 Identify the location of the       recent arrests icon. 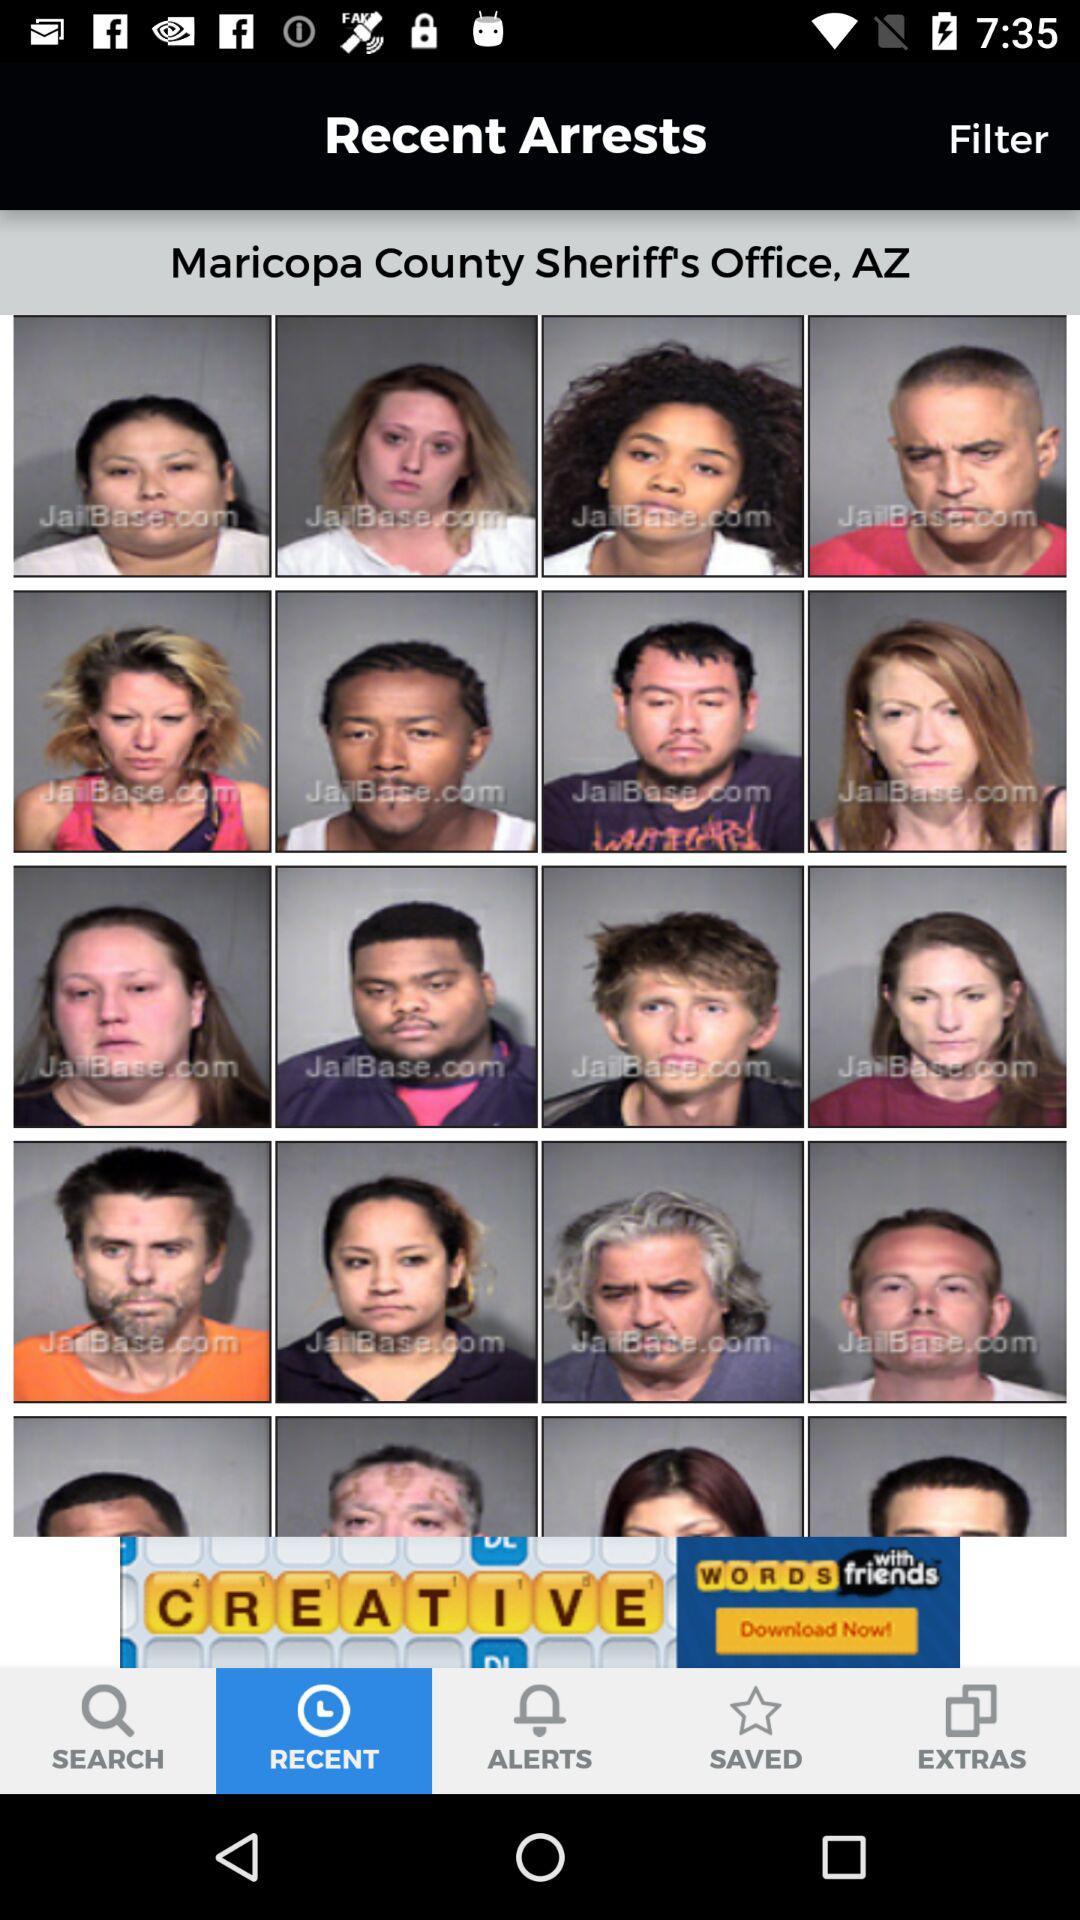
(479, 134).